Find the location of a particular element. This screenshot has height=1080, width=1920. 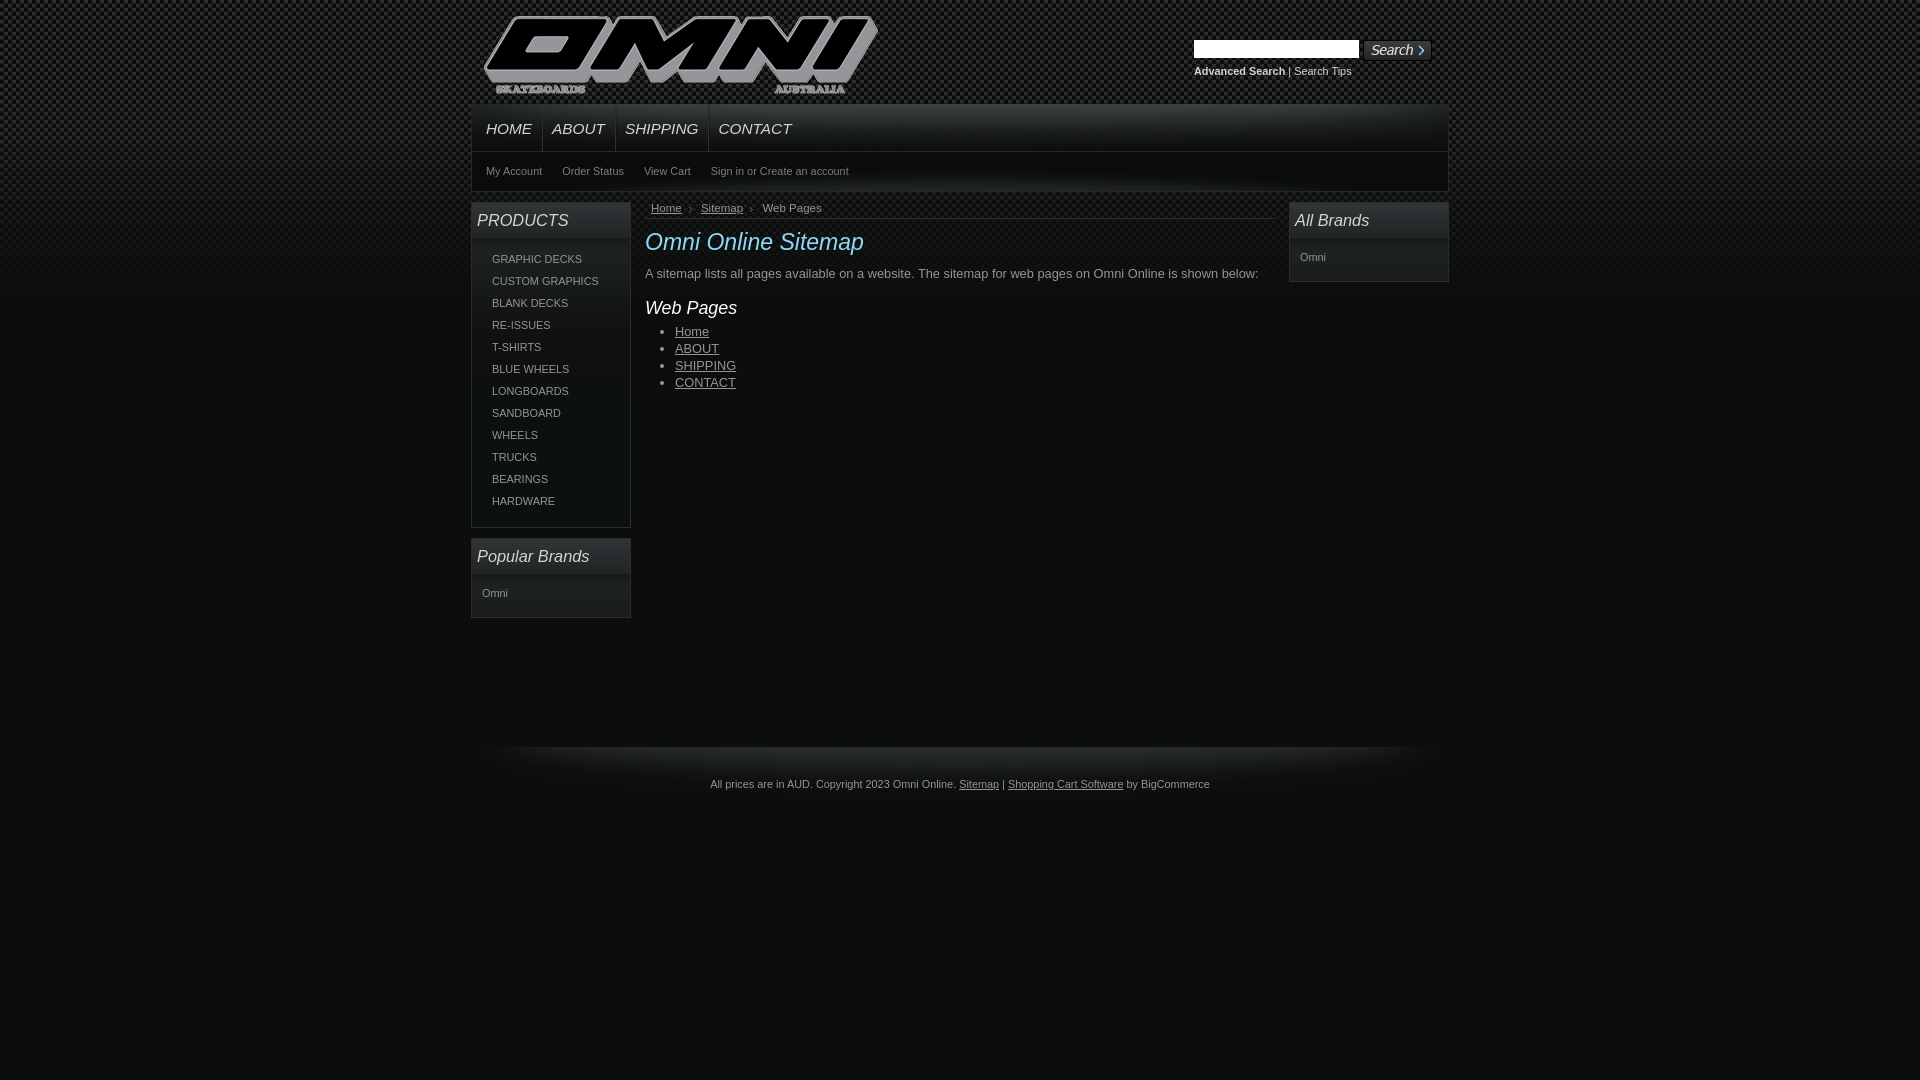

'Sitemap' is located at coordinates (725, 208).